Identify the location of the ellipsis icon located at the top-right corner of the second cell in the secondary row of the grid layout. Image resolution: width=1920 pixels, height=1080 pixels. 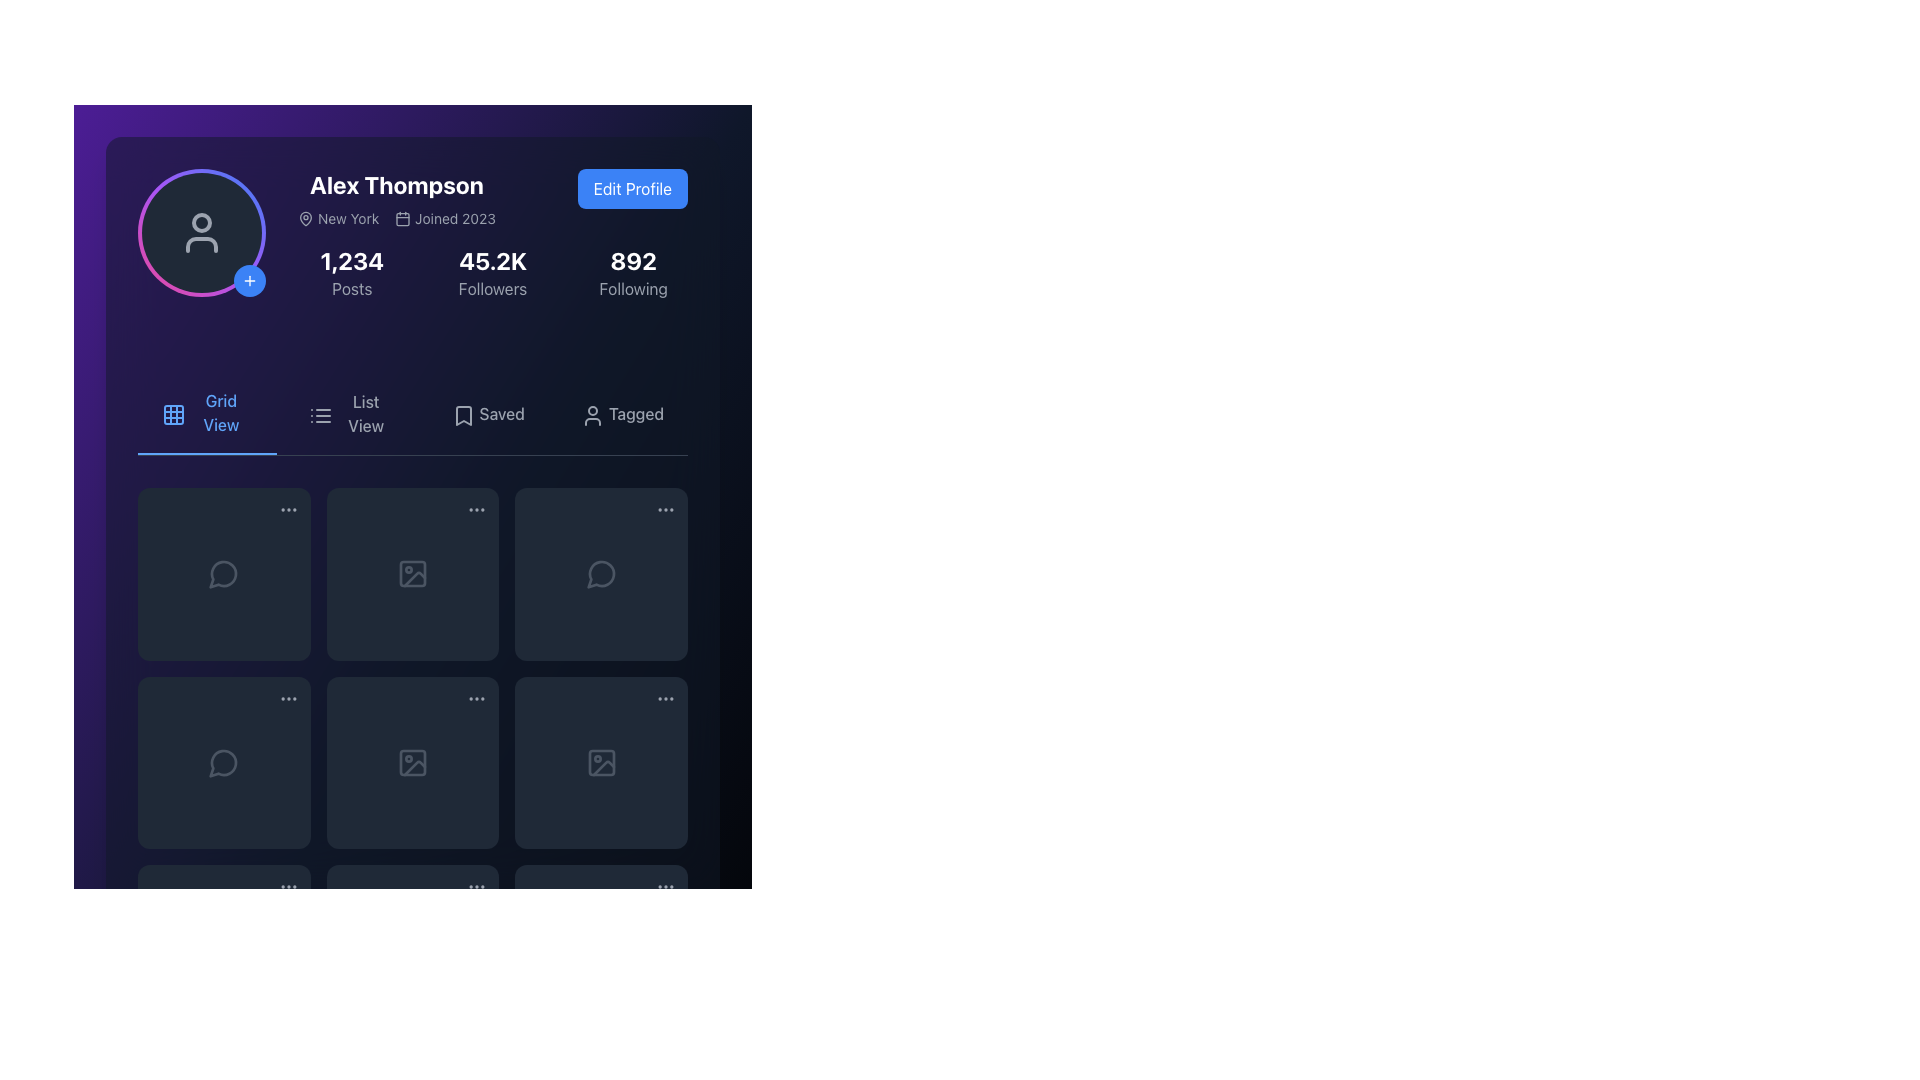
(287, 697).